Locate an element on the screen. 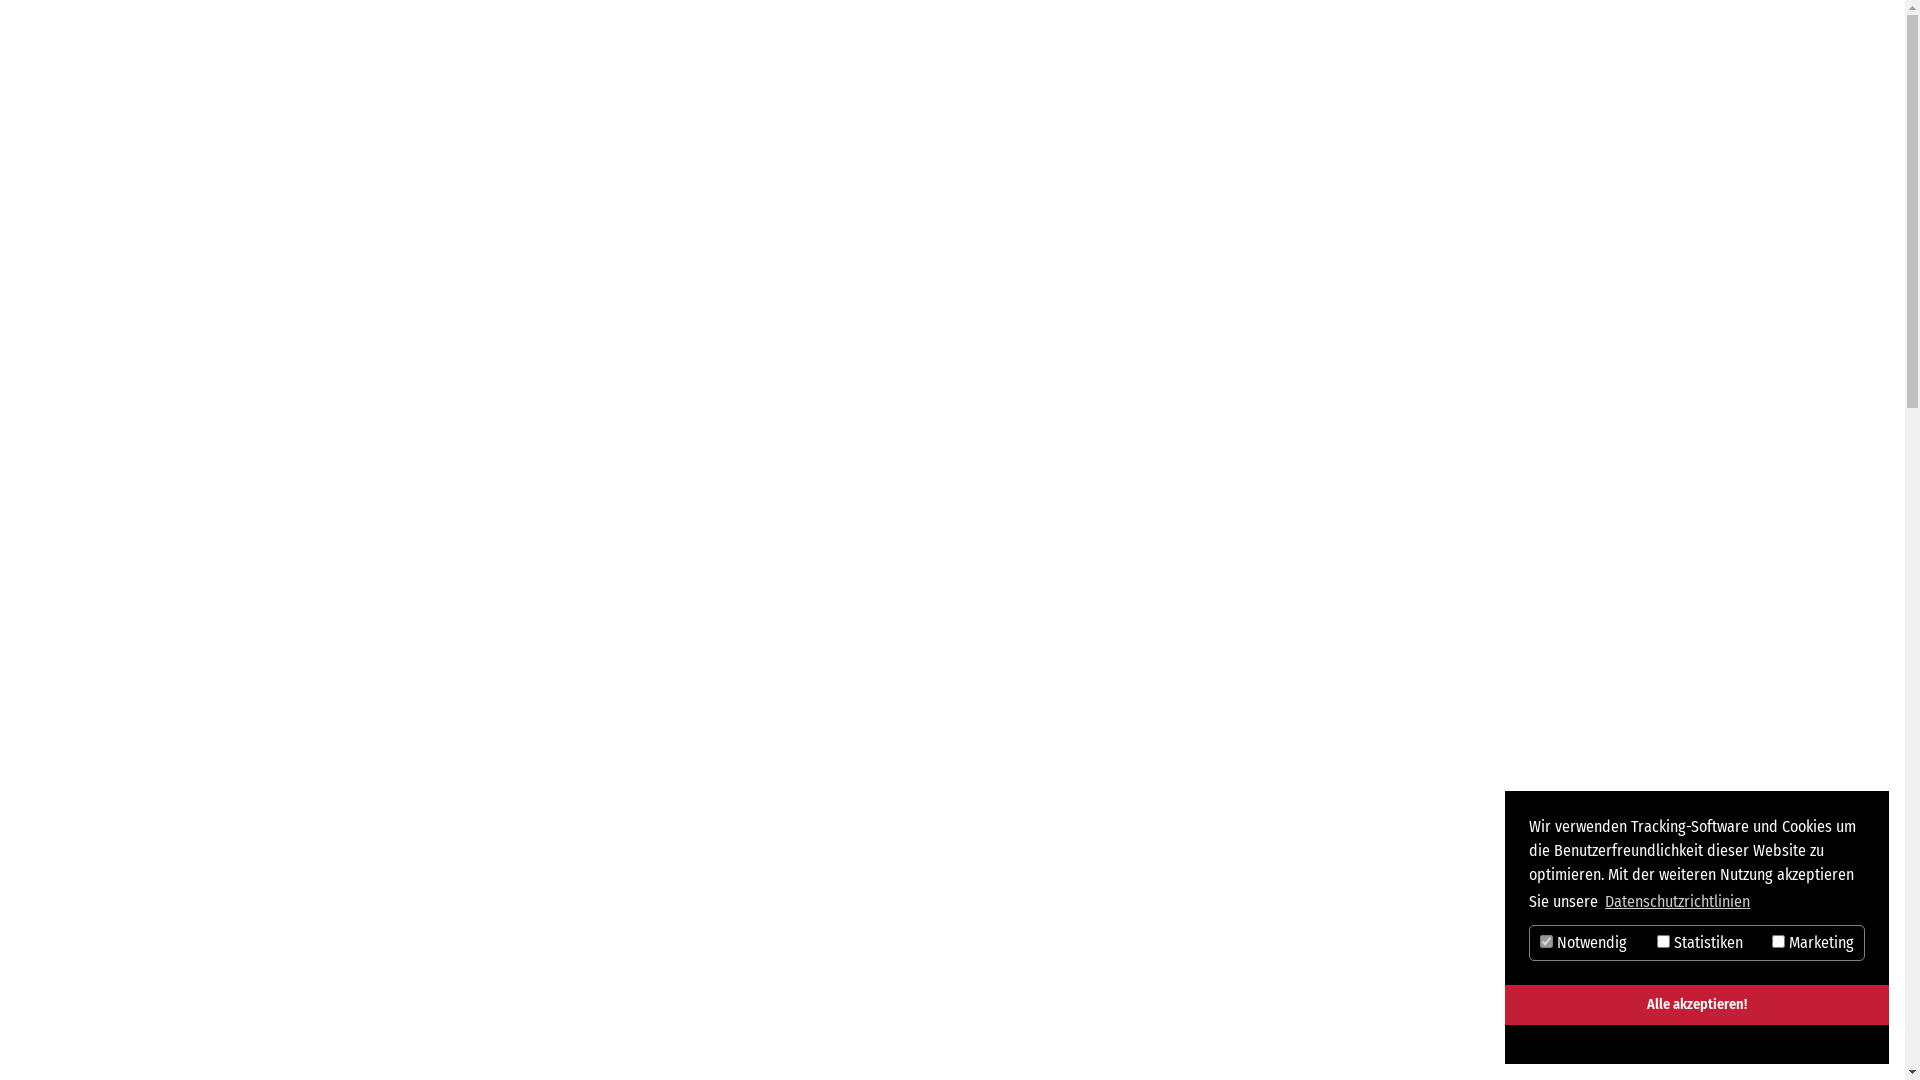 The height and width of the screenshot is (1080, 1920). 'Alle akzeptieren!' is located at coordinates (1696, 1005).